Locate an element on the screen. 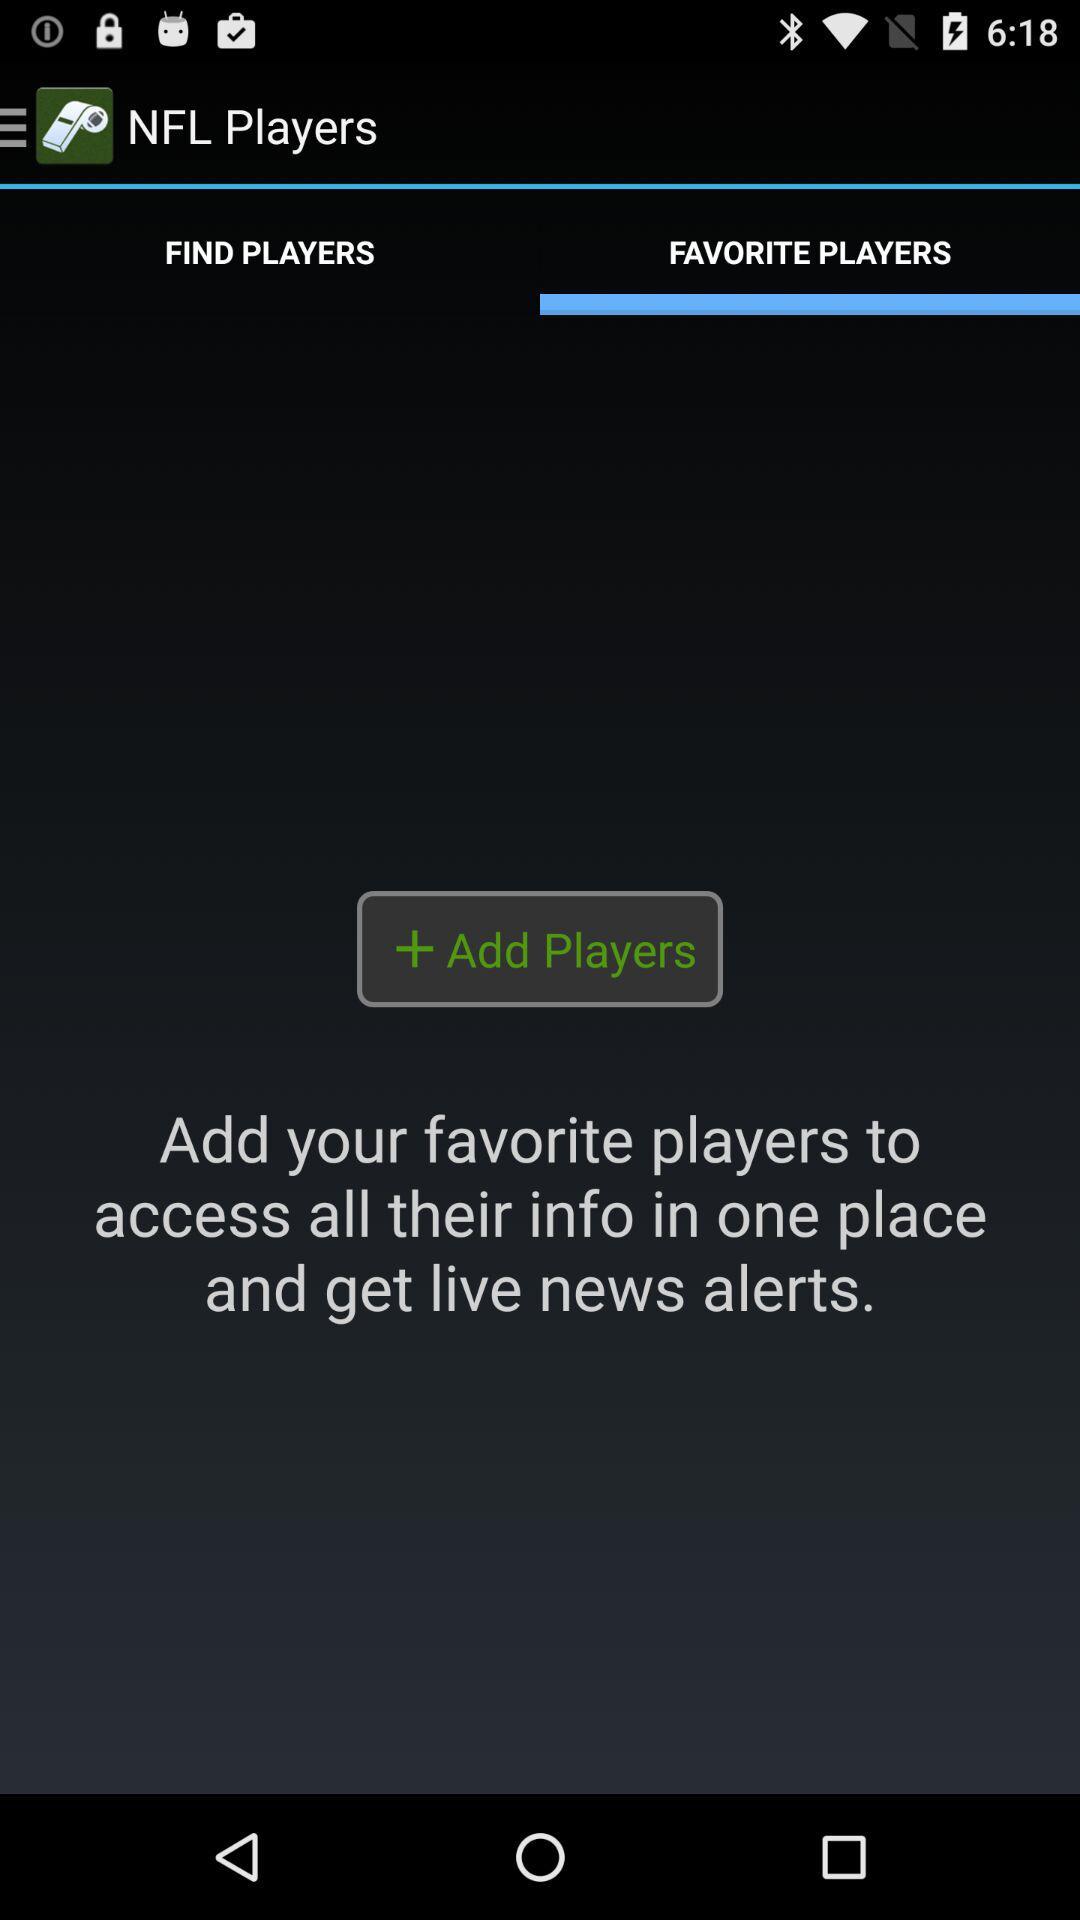  find players app is located at coordinates (270, 251).